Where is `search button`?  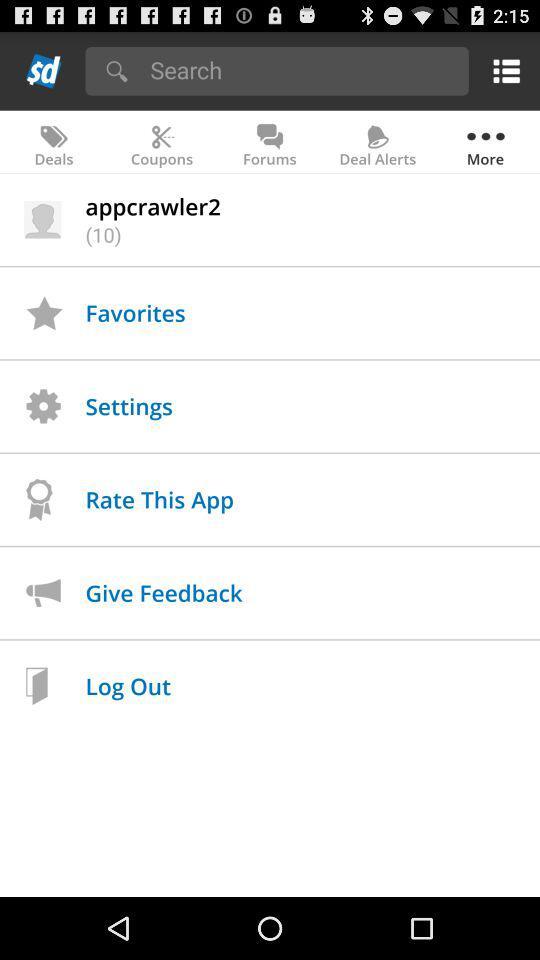 search button is located at coordinates (302, 69).